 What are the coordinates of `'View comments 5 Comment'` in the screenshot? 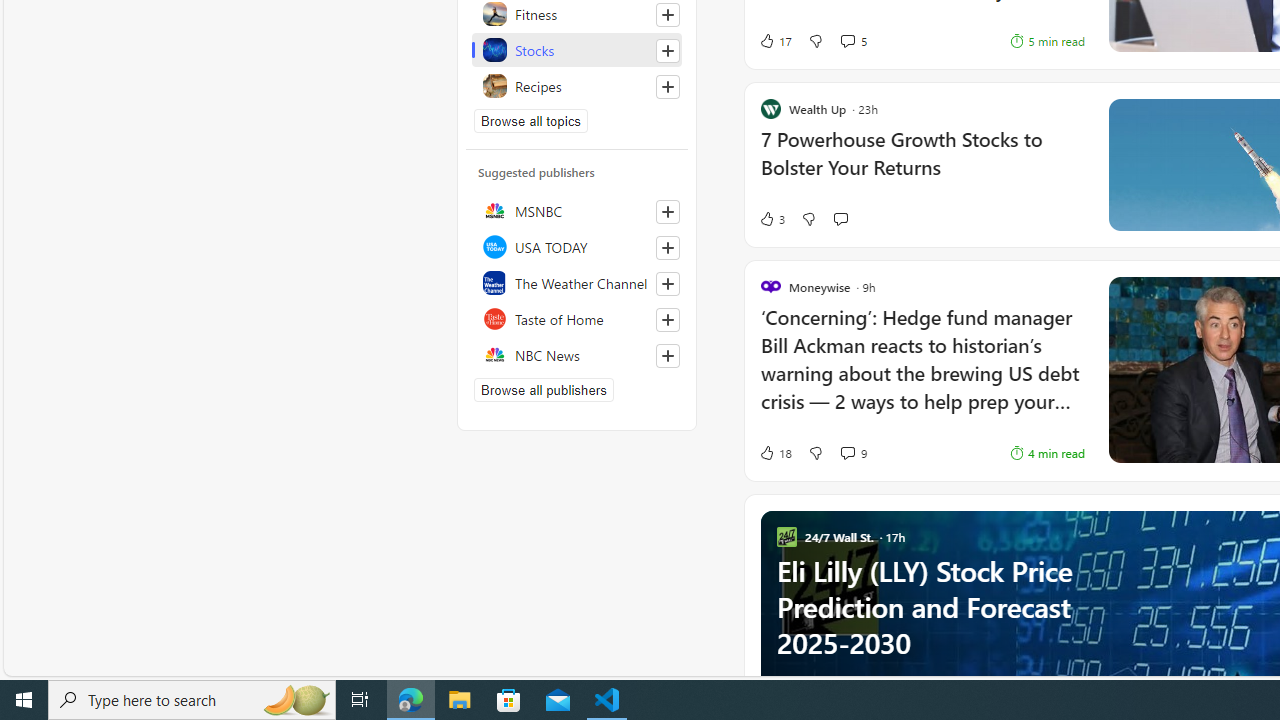 It's located at (847, 41).